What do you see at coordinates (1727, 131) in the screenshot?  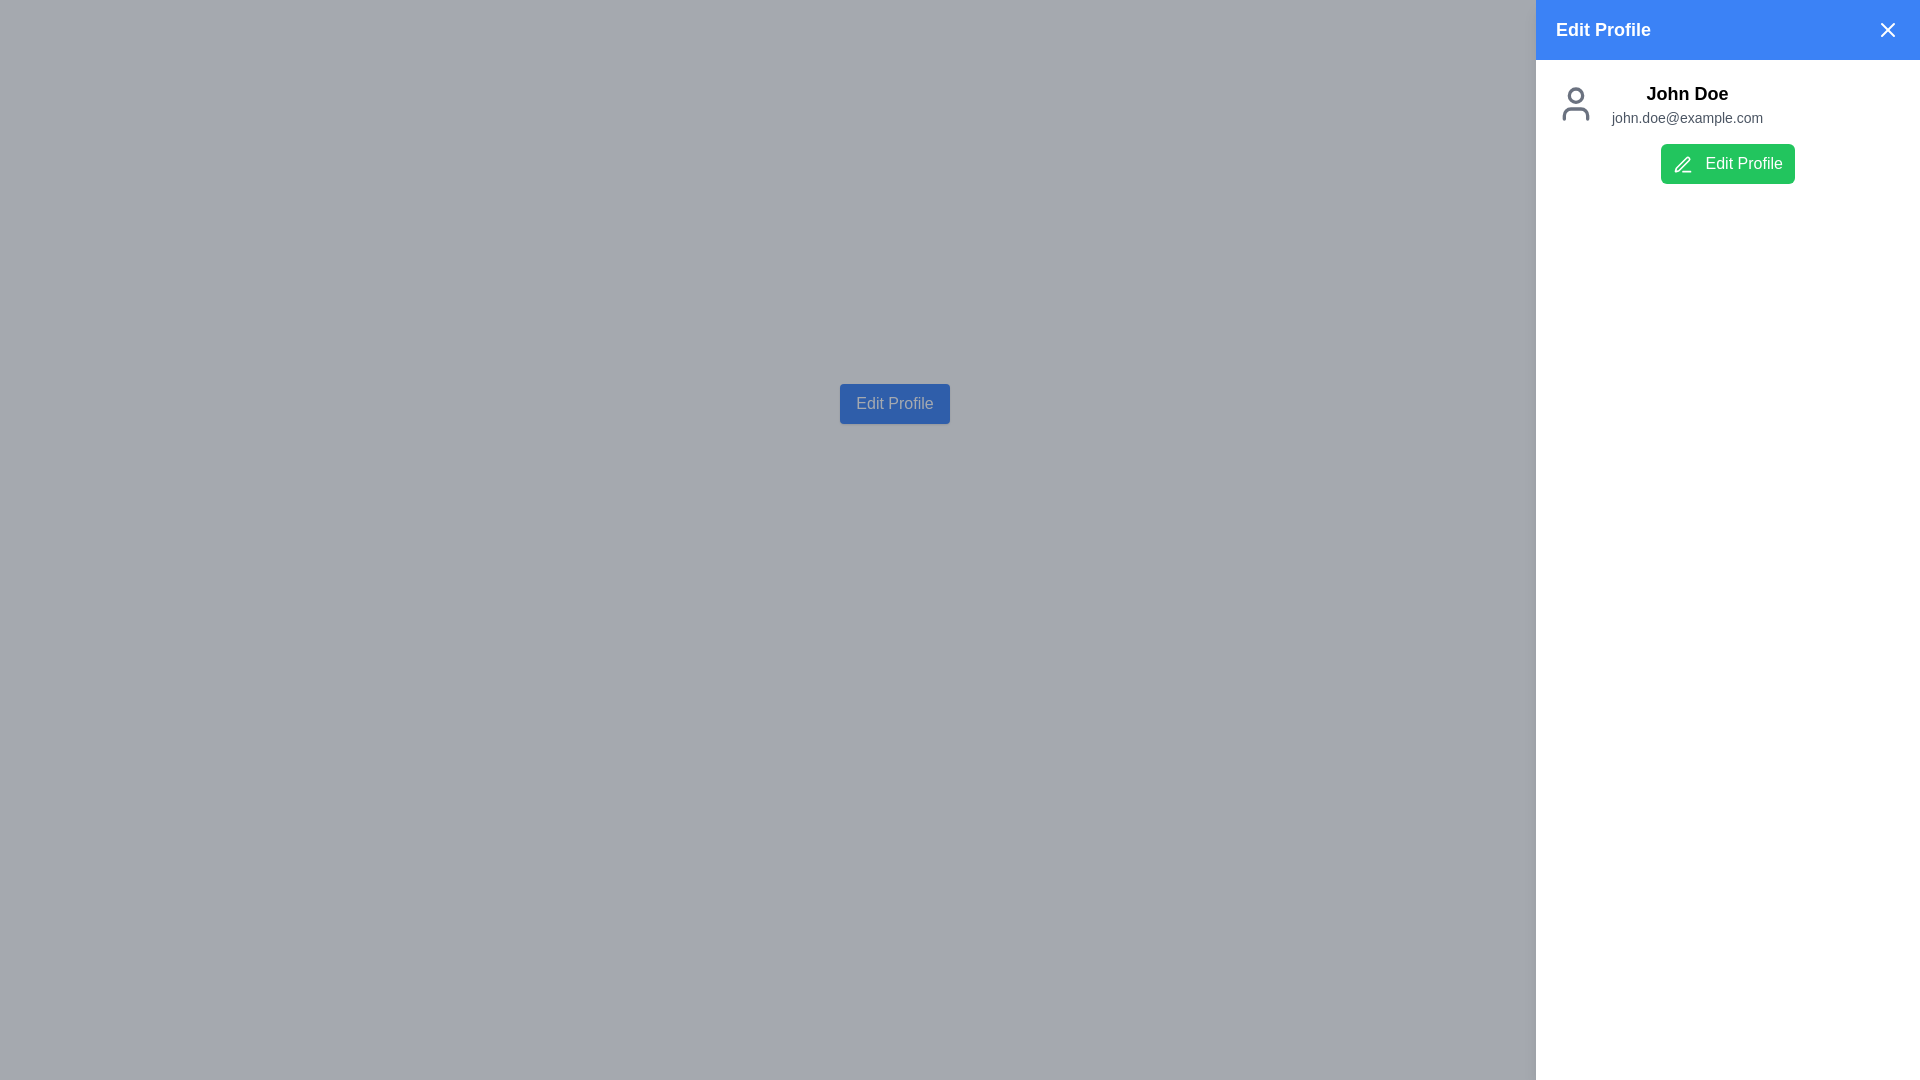 I see `the user's name or email in the Profile Summary Section located in the right-side panel of the 'Edit Profile' modal for potential additional actions` at bounding box center [1727, 131].